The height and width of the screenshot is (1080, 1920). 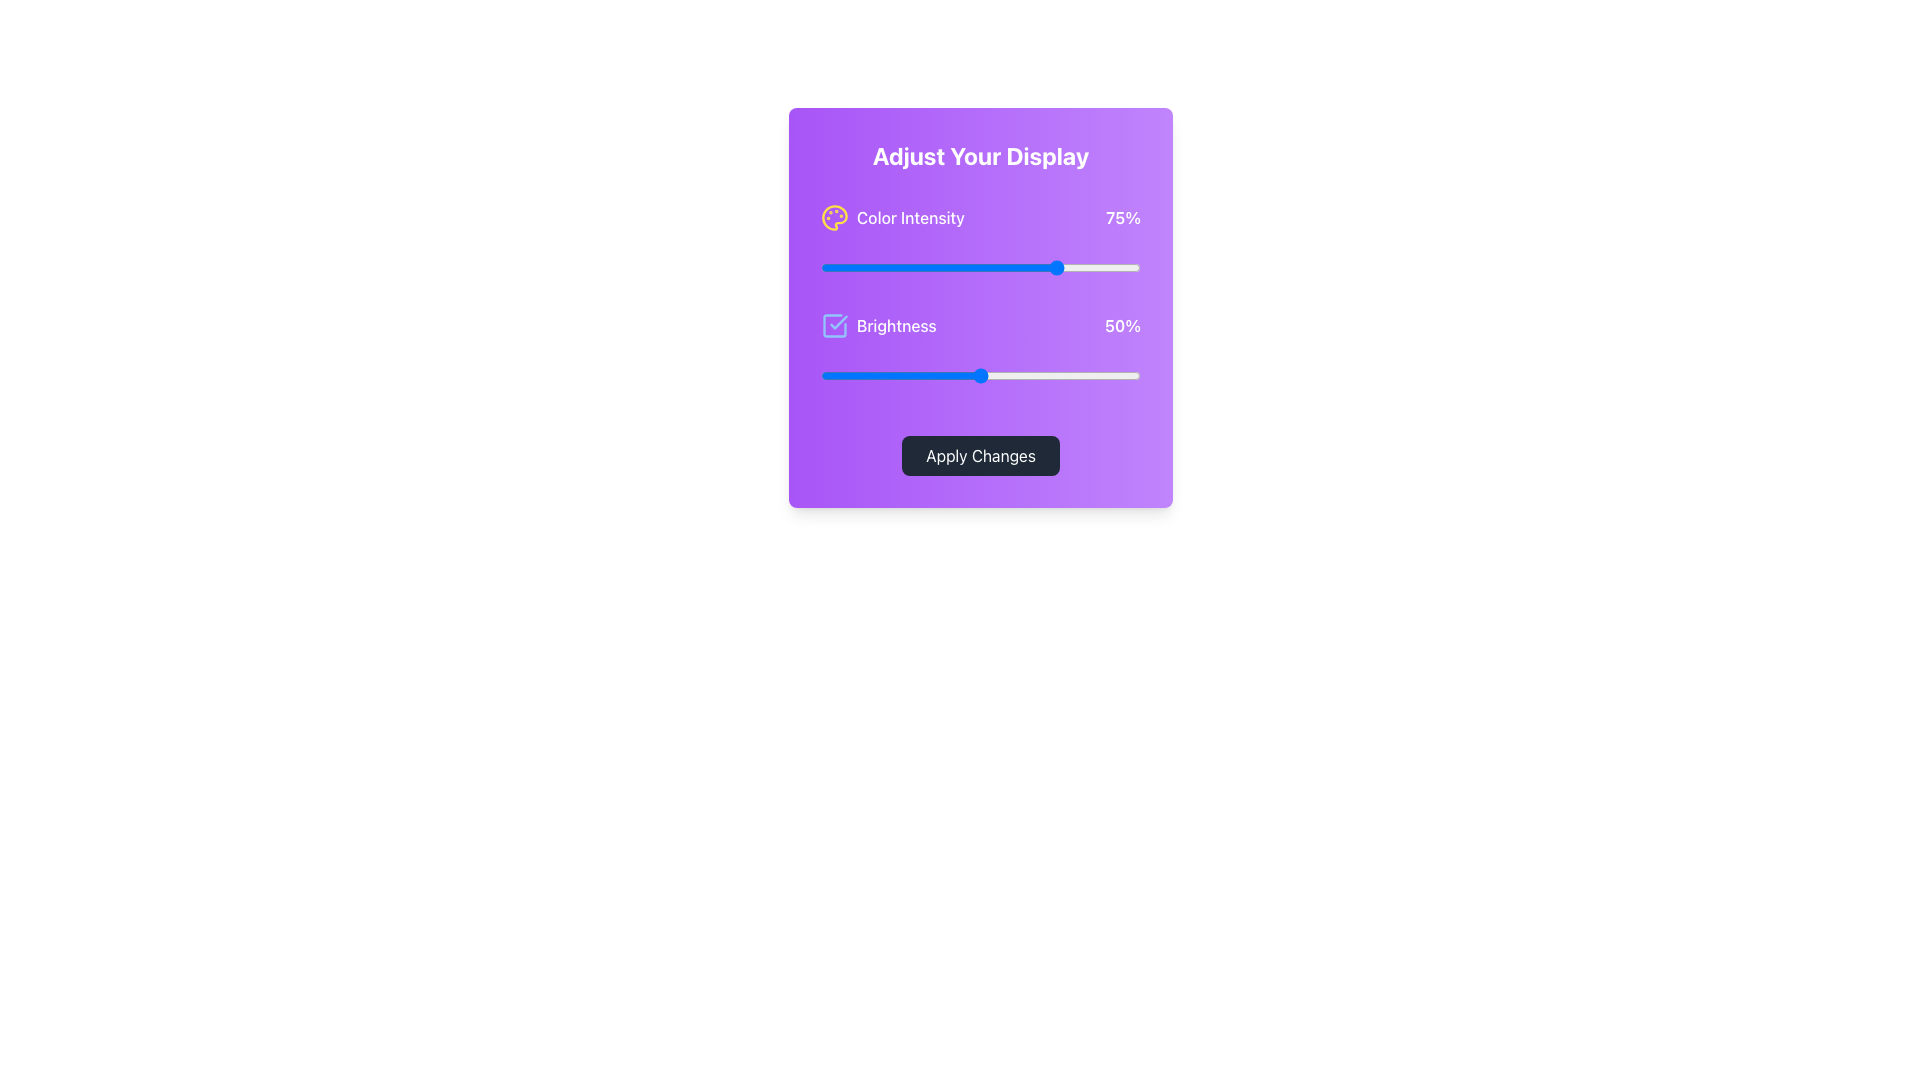 What do you see at coordinates (868, 375) in the screenshot?
I see `the Brightness slider` at bounding box center [868, 375].